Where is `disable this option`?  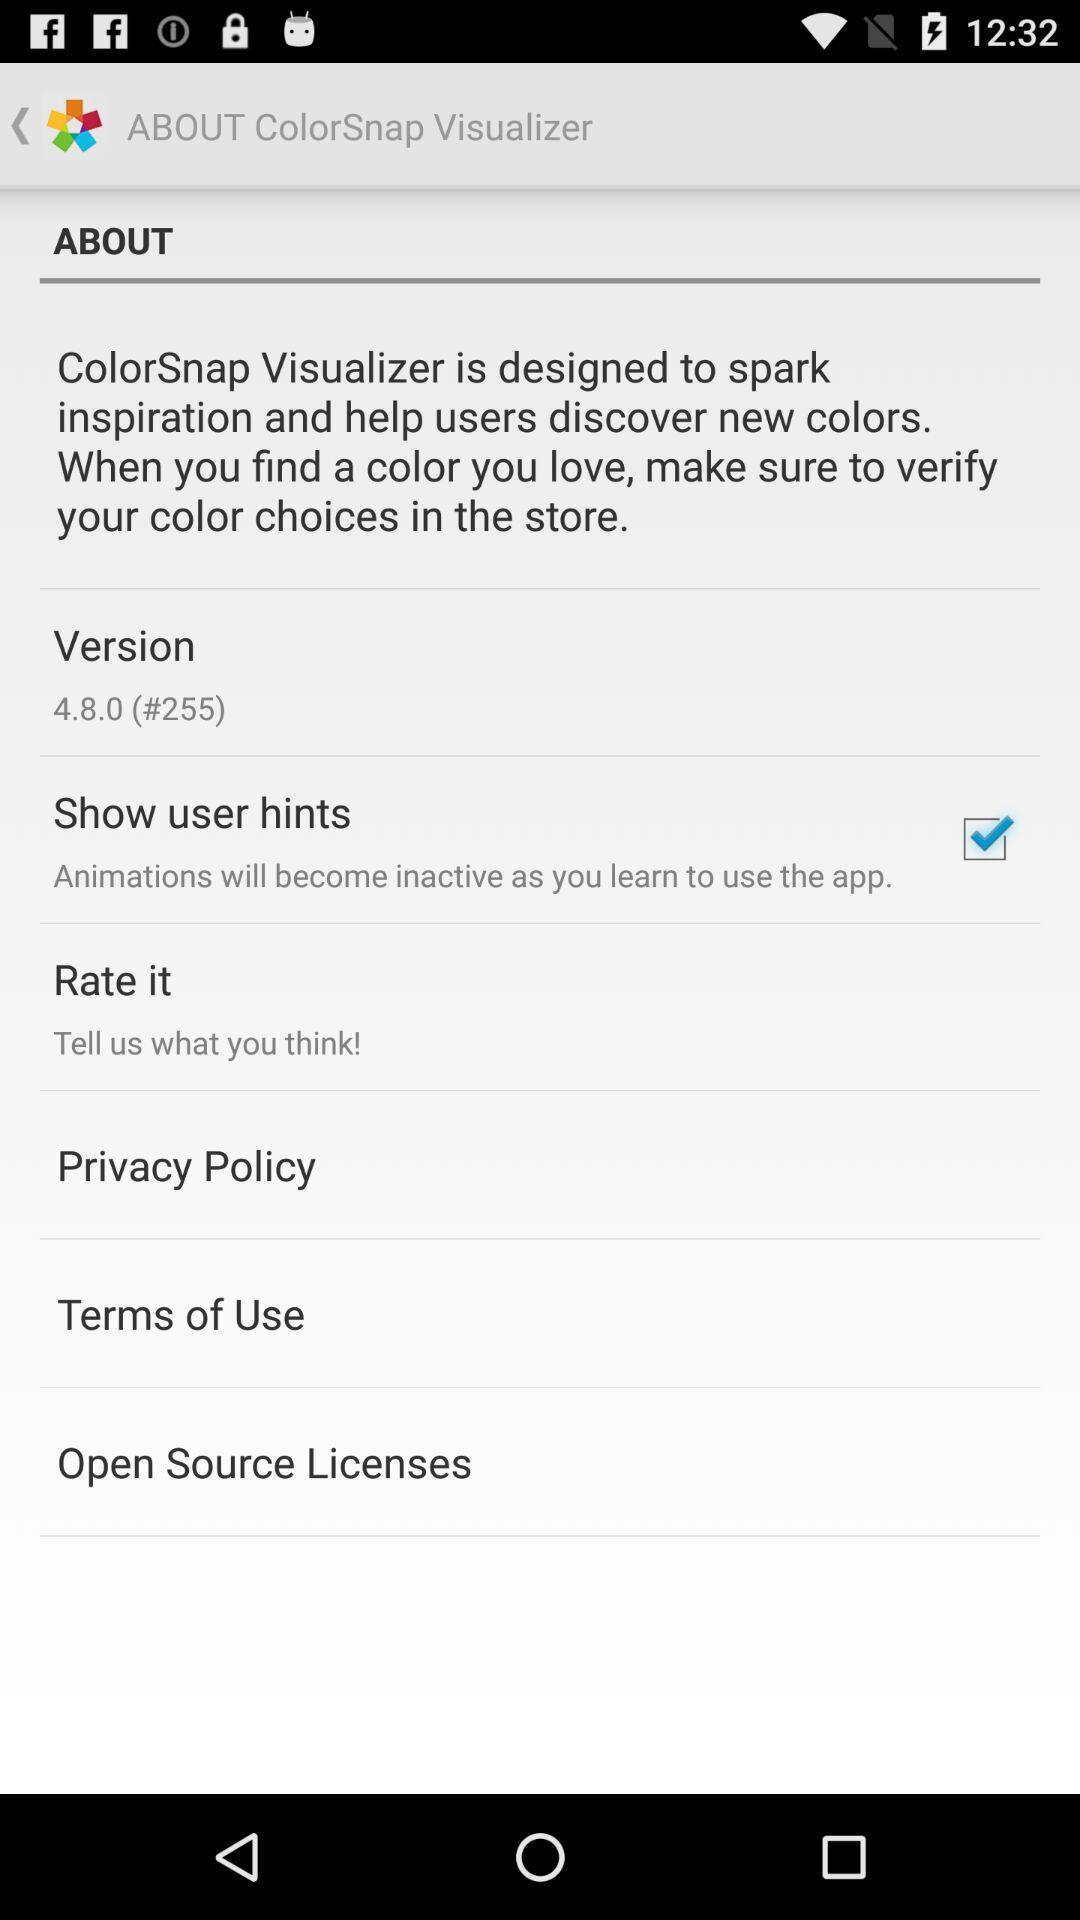 disable this option is located at coordinates (983, 839).